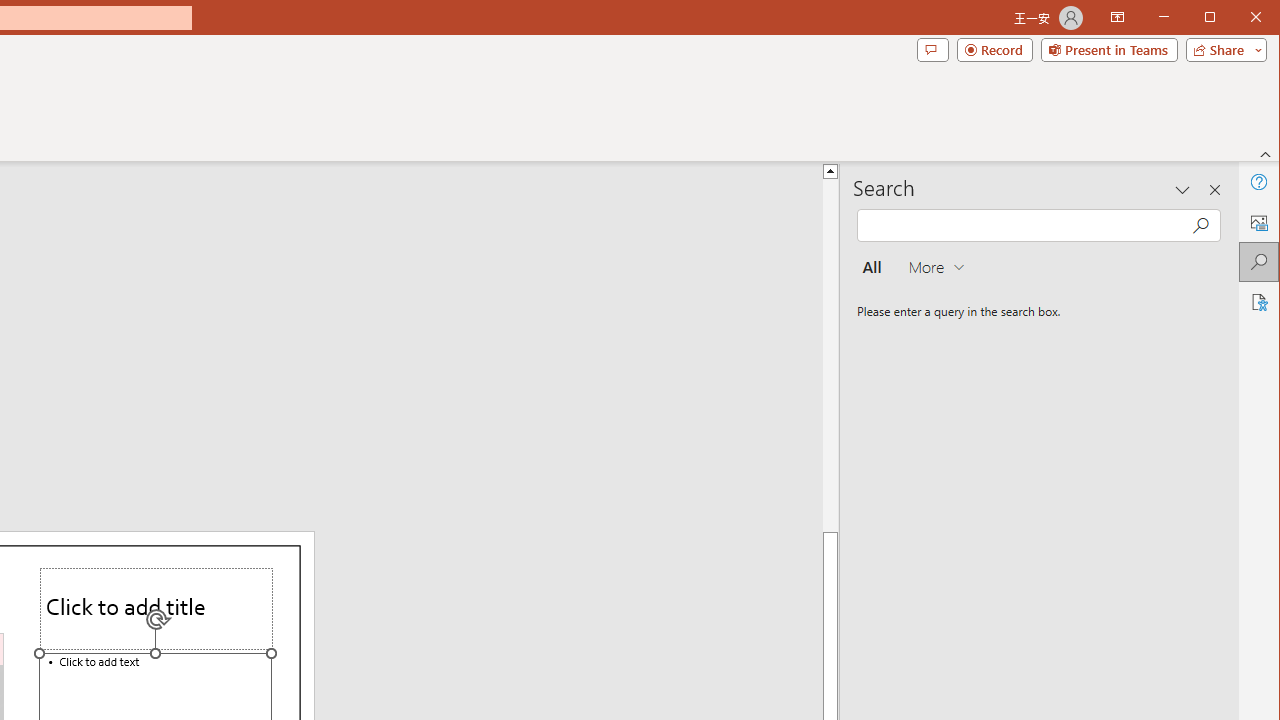 This screenshot has height=720, width=1280. I want to click on 'Title TextBox', so click(155, 608).